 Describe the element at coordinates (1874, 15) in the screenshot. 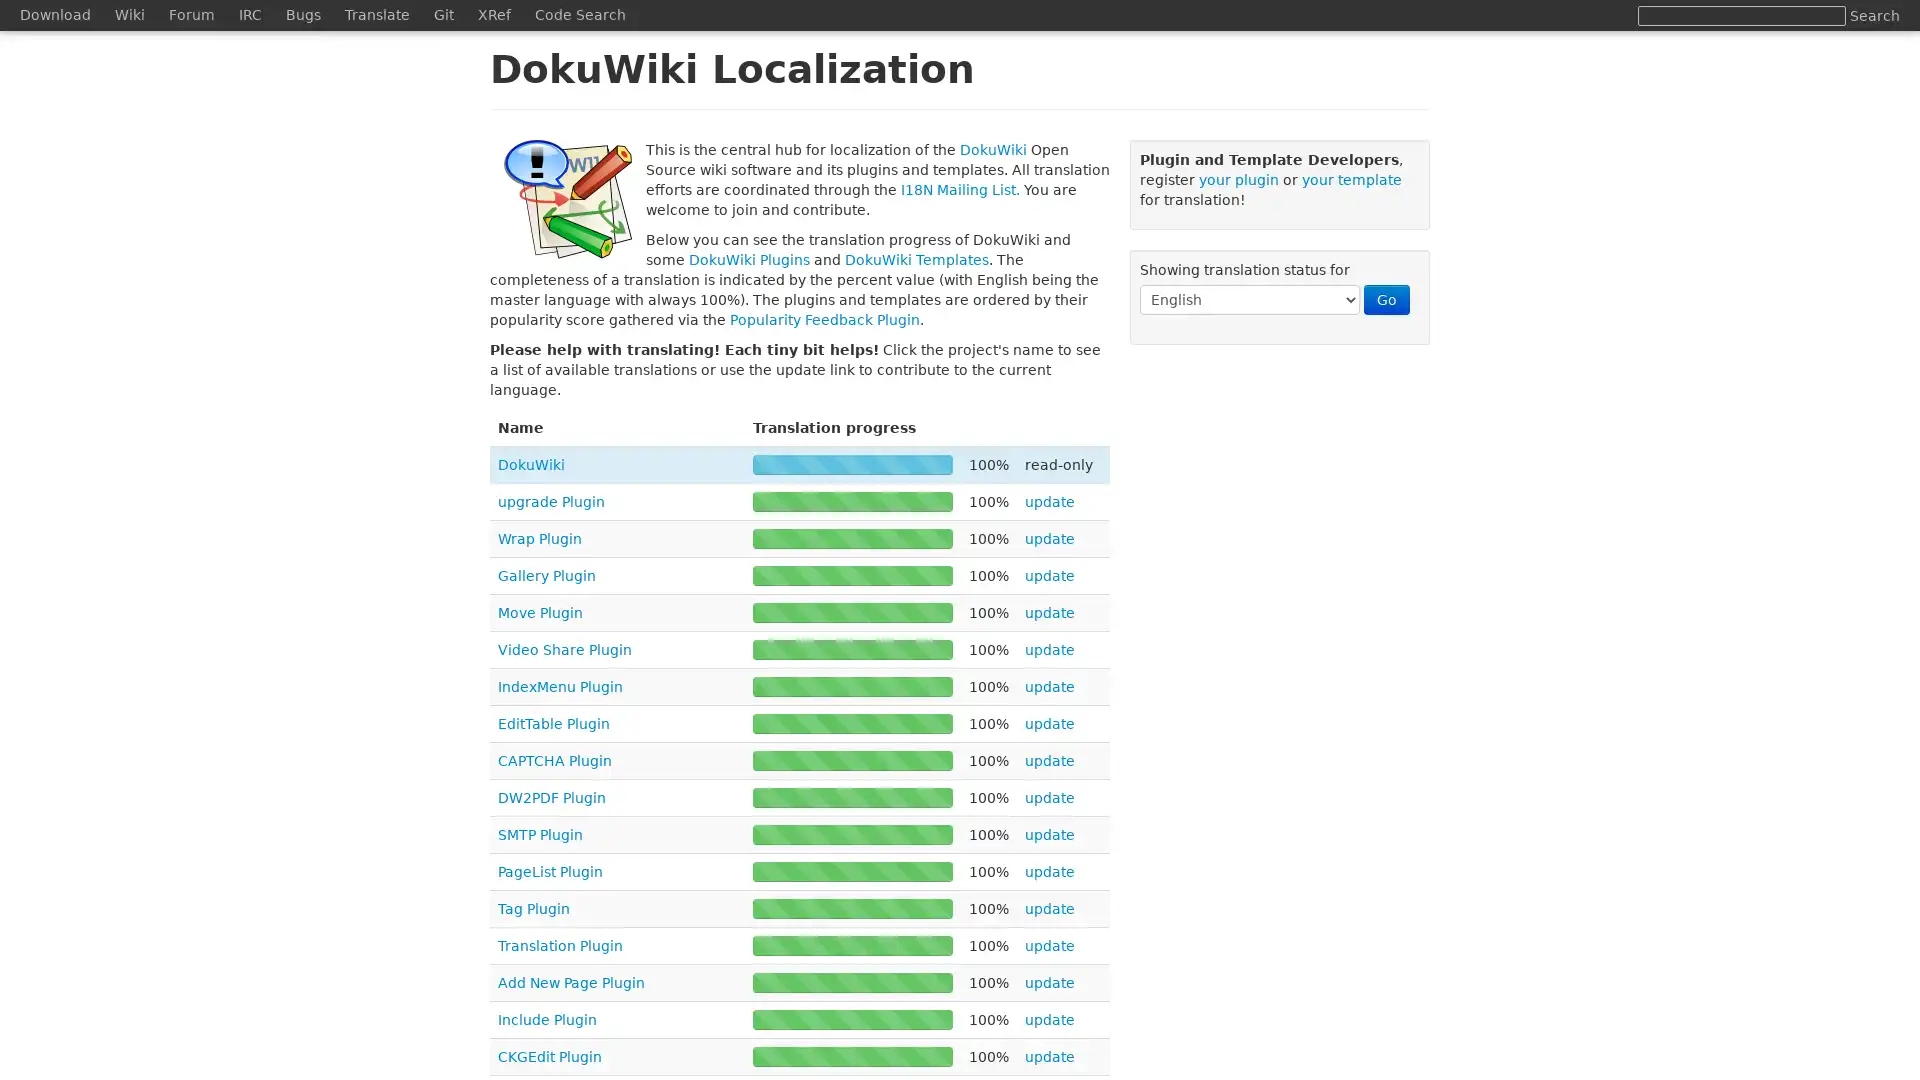

I see `Search` at that location.